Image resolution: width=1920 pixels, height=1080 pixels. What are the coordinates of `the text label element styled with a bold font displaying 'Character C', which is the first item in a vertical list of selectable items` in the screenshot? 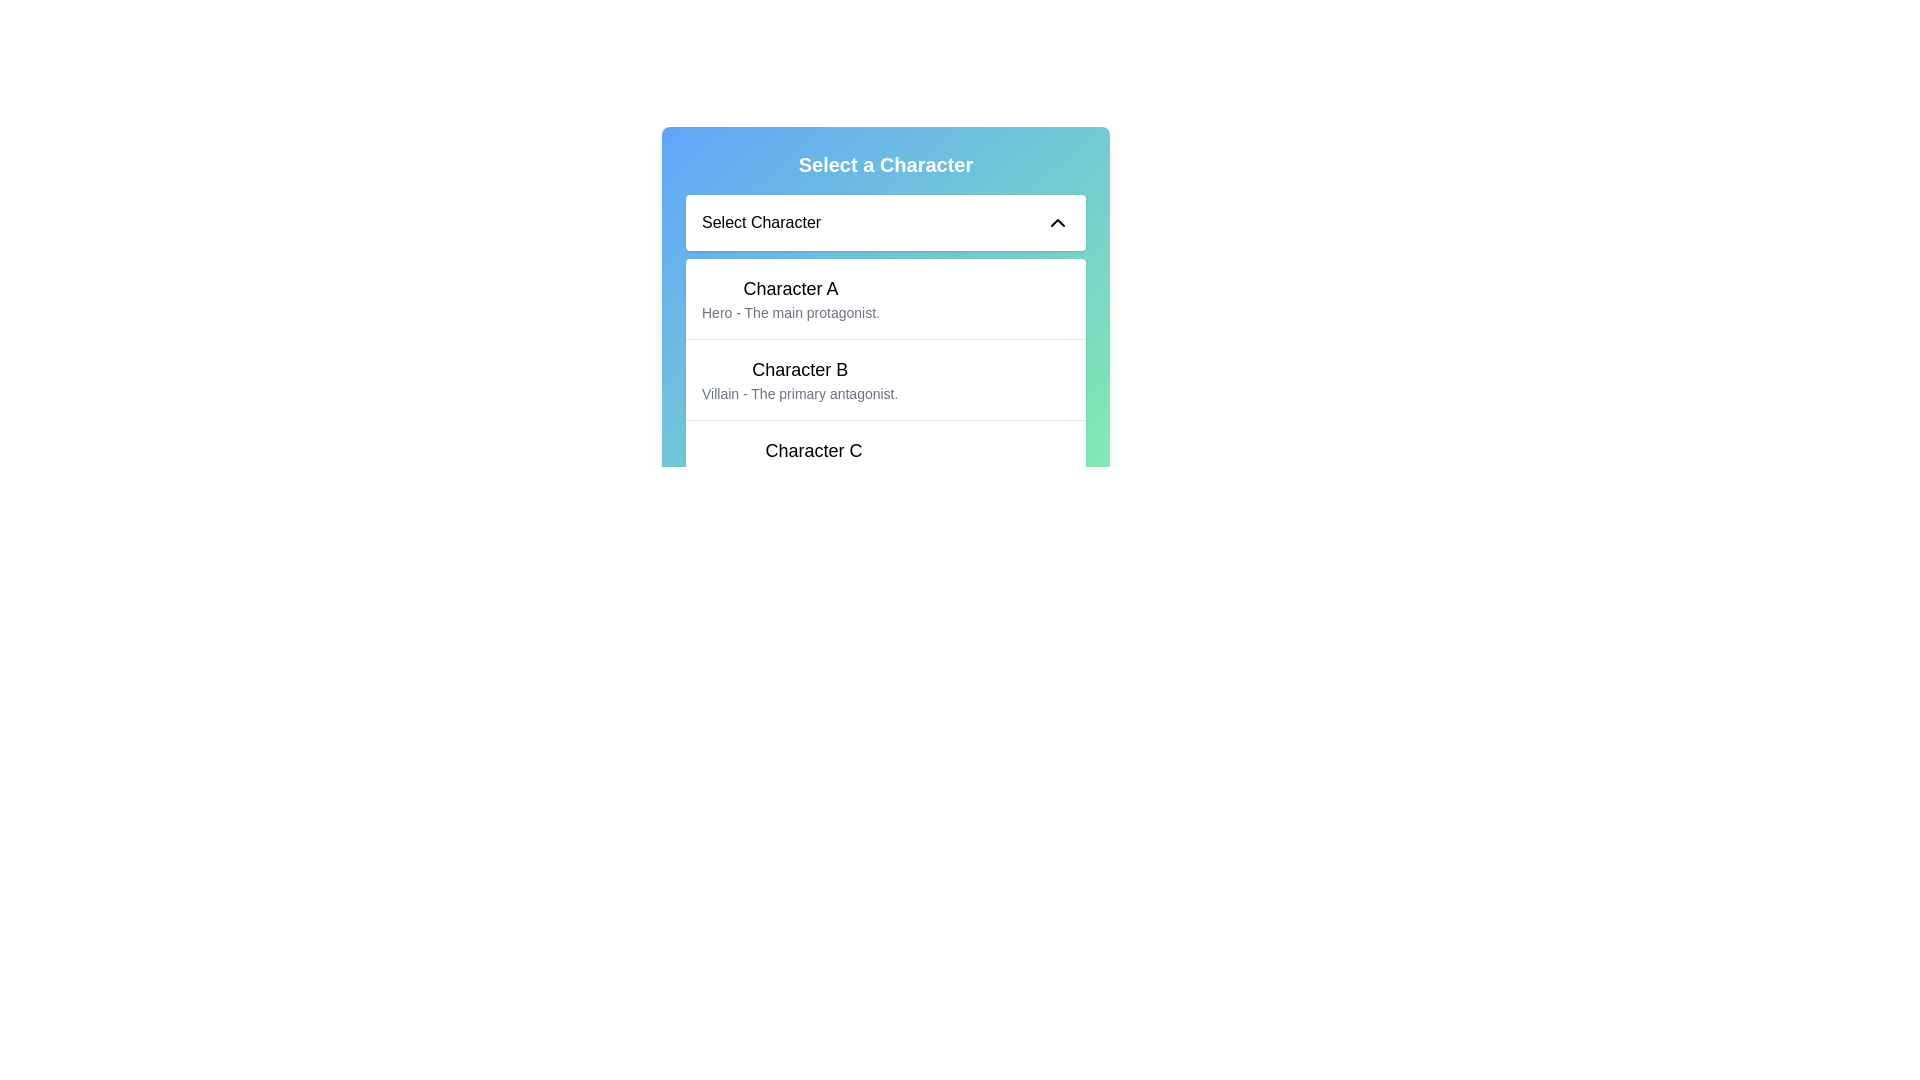 It's located at (814, 451).